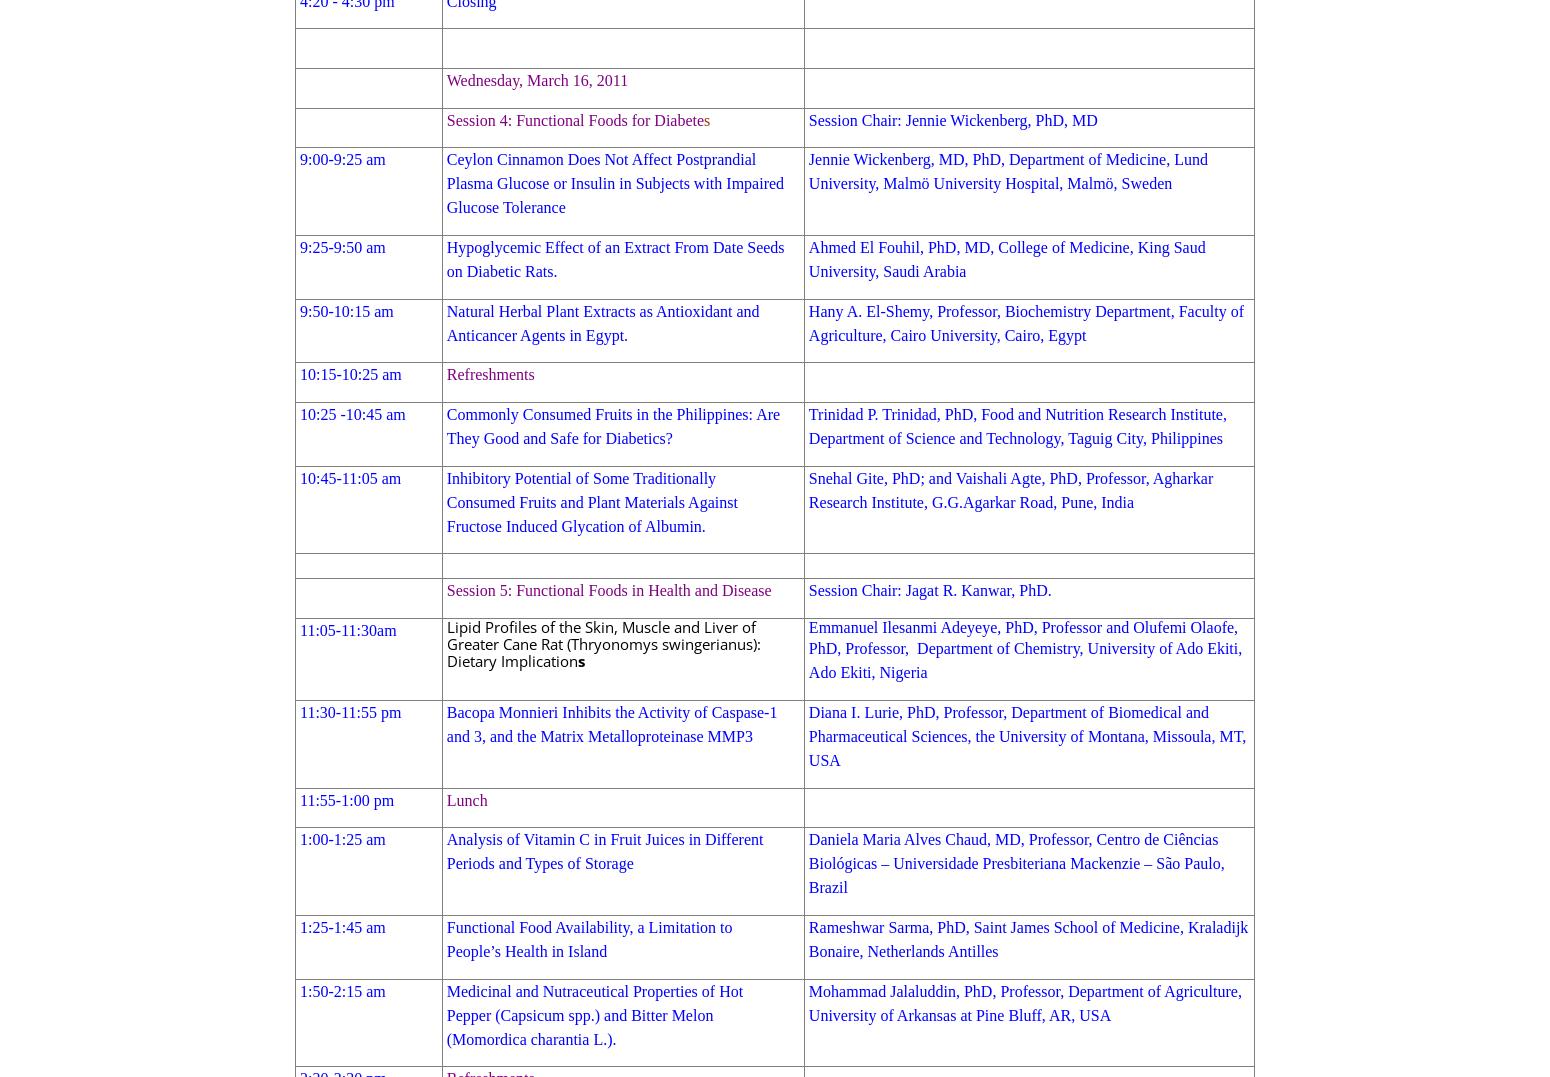 This screenshot has height=1077, width=1550. Describe the element at coordinates (445, 80) in the screenshot. I see `'Wednesday, March 16, 2011'` at that location.